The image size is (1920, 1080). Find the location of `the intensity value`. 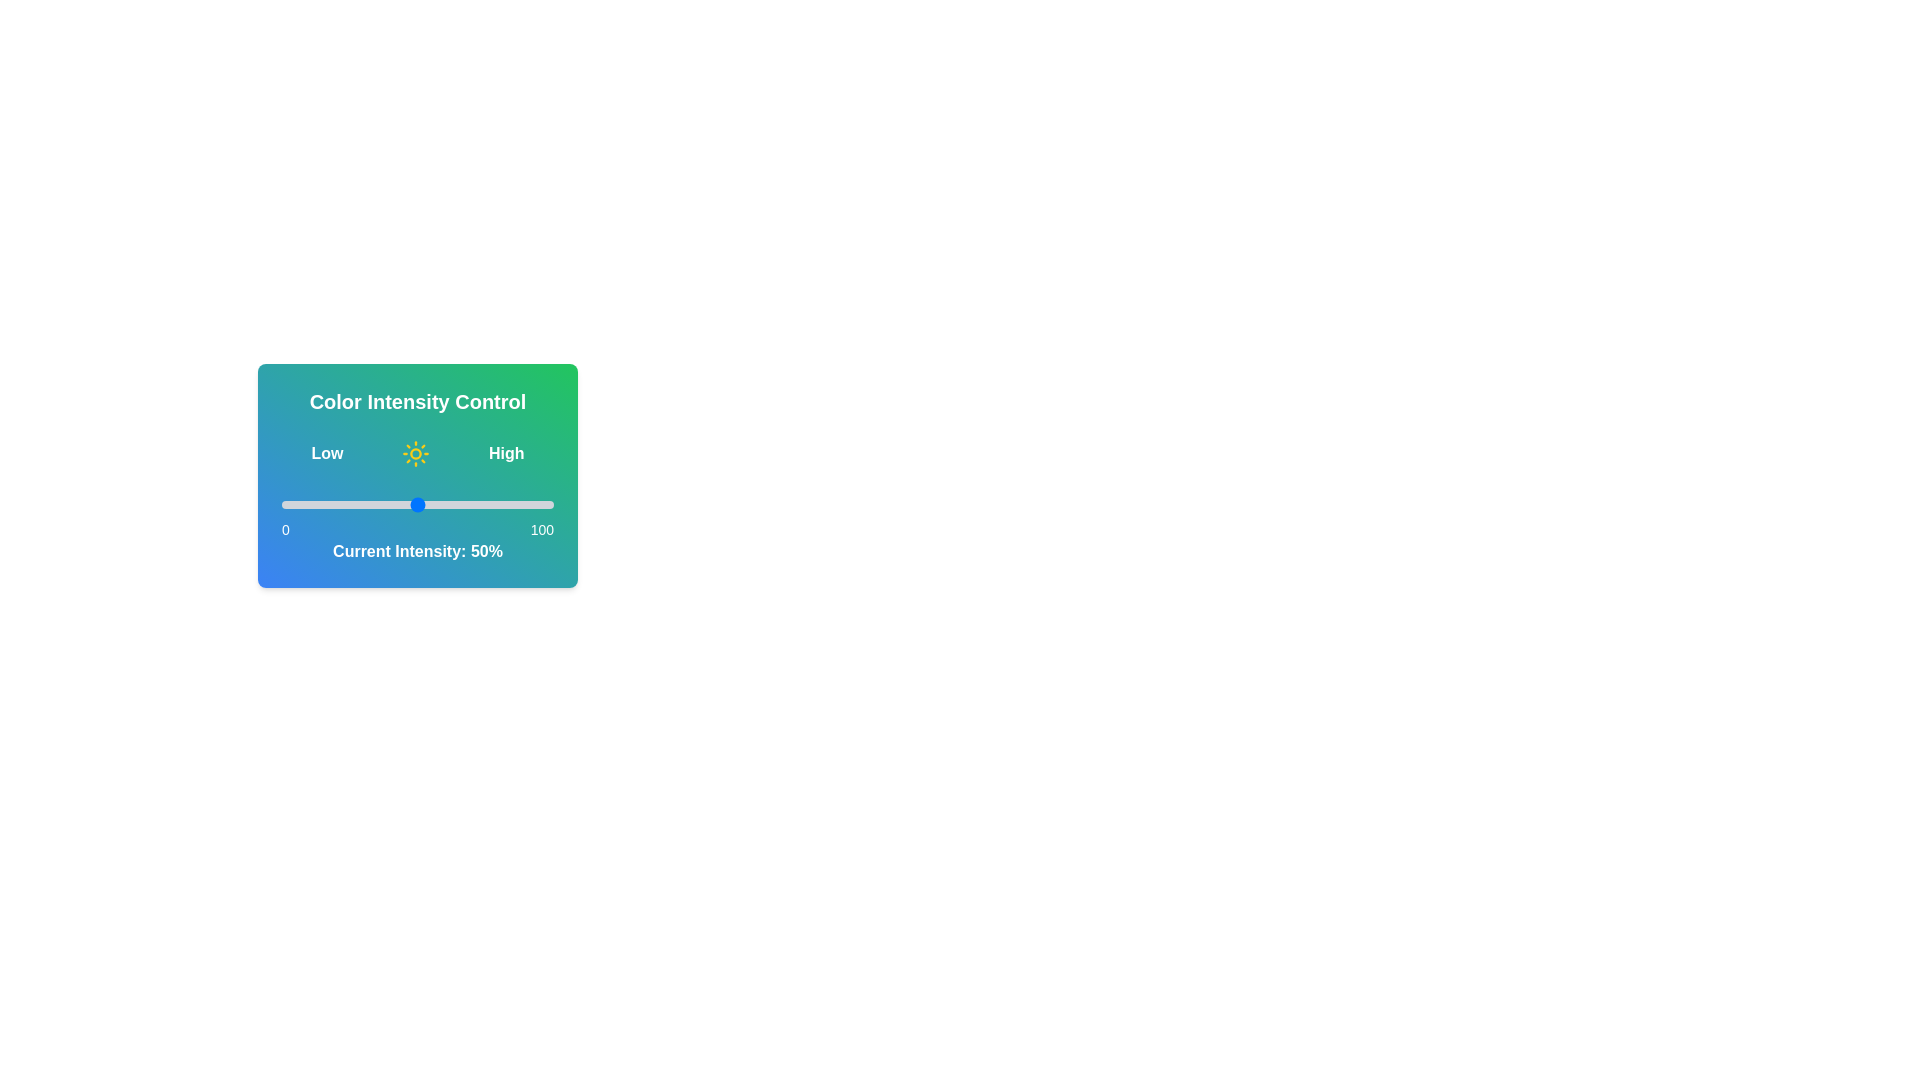

the intensity value is located at coordinates (543, 504).